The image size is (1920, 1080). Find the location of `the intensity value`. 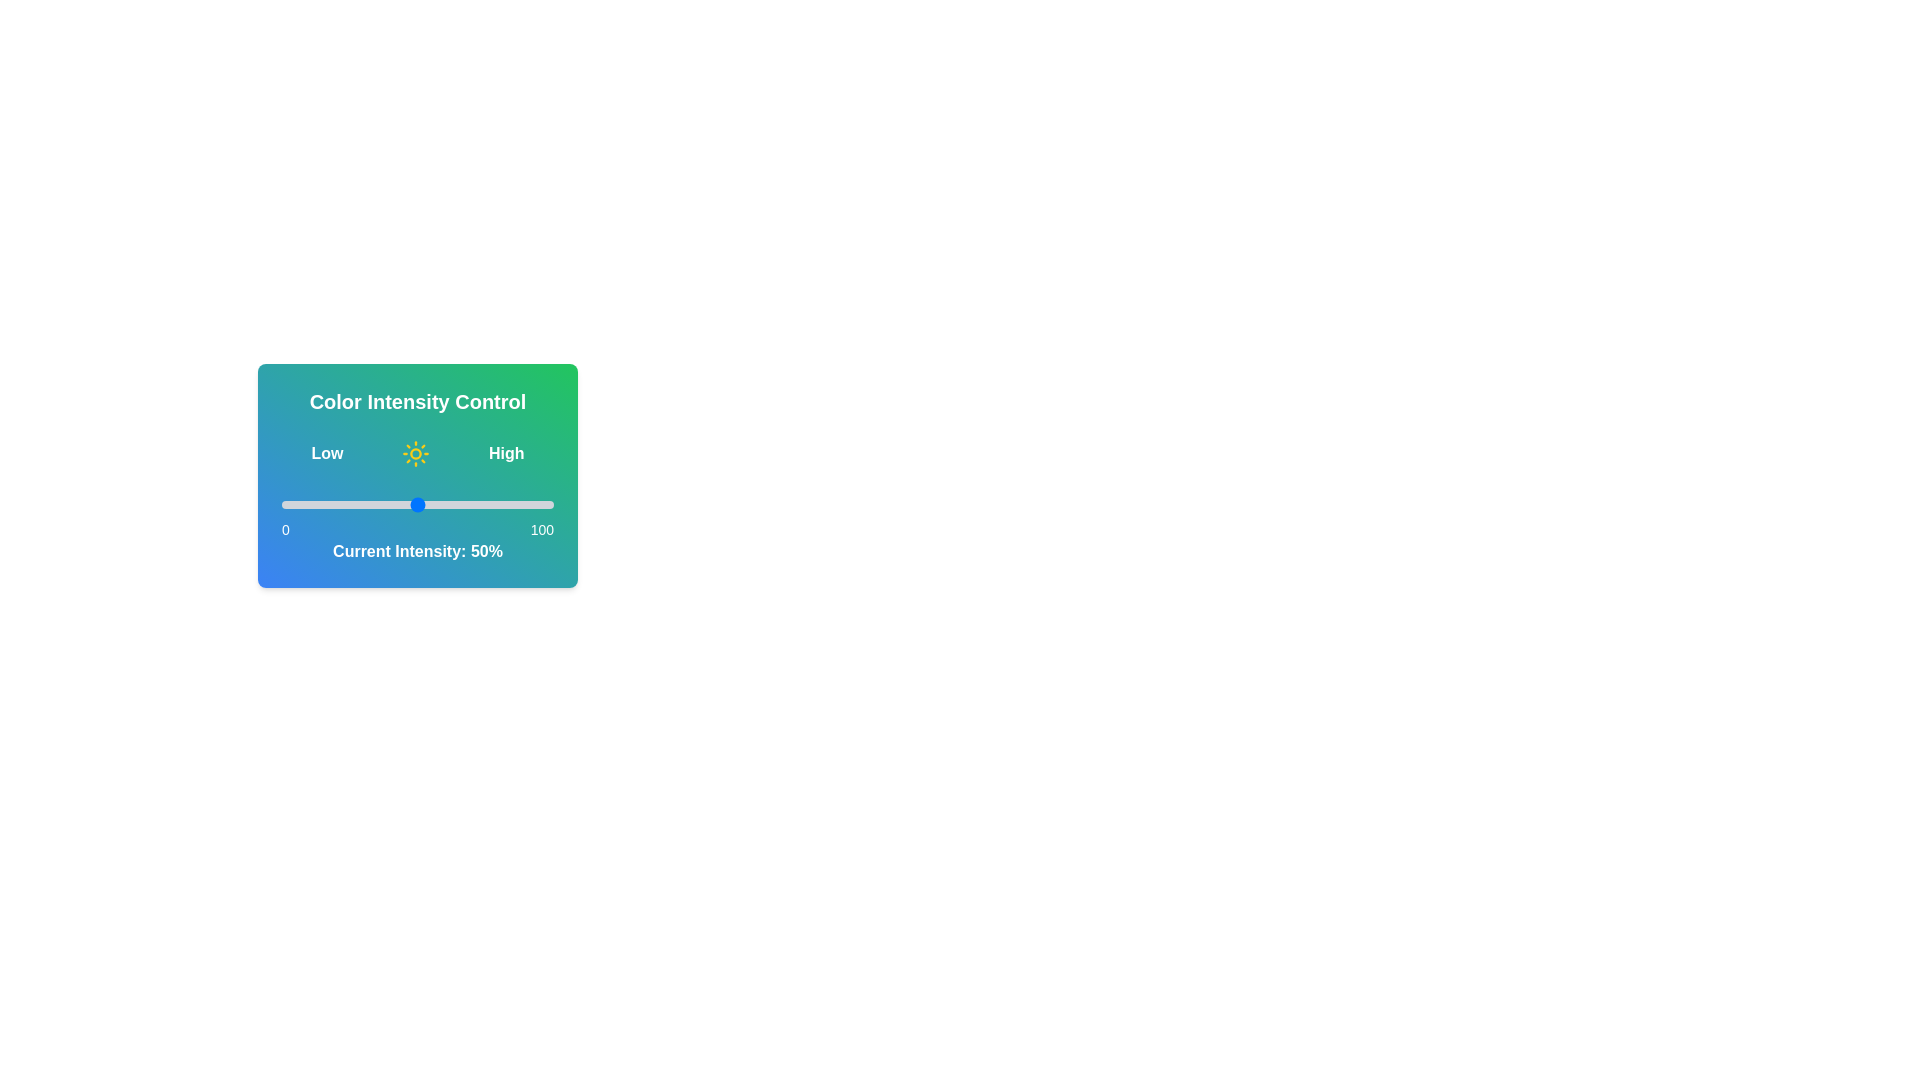

the intensity value is located at coordinates (543, 504).